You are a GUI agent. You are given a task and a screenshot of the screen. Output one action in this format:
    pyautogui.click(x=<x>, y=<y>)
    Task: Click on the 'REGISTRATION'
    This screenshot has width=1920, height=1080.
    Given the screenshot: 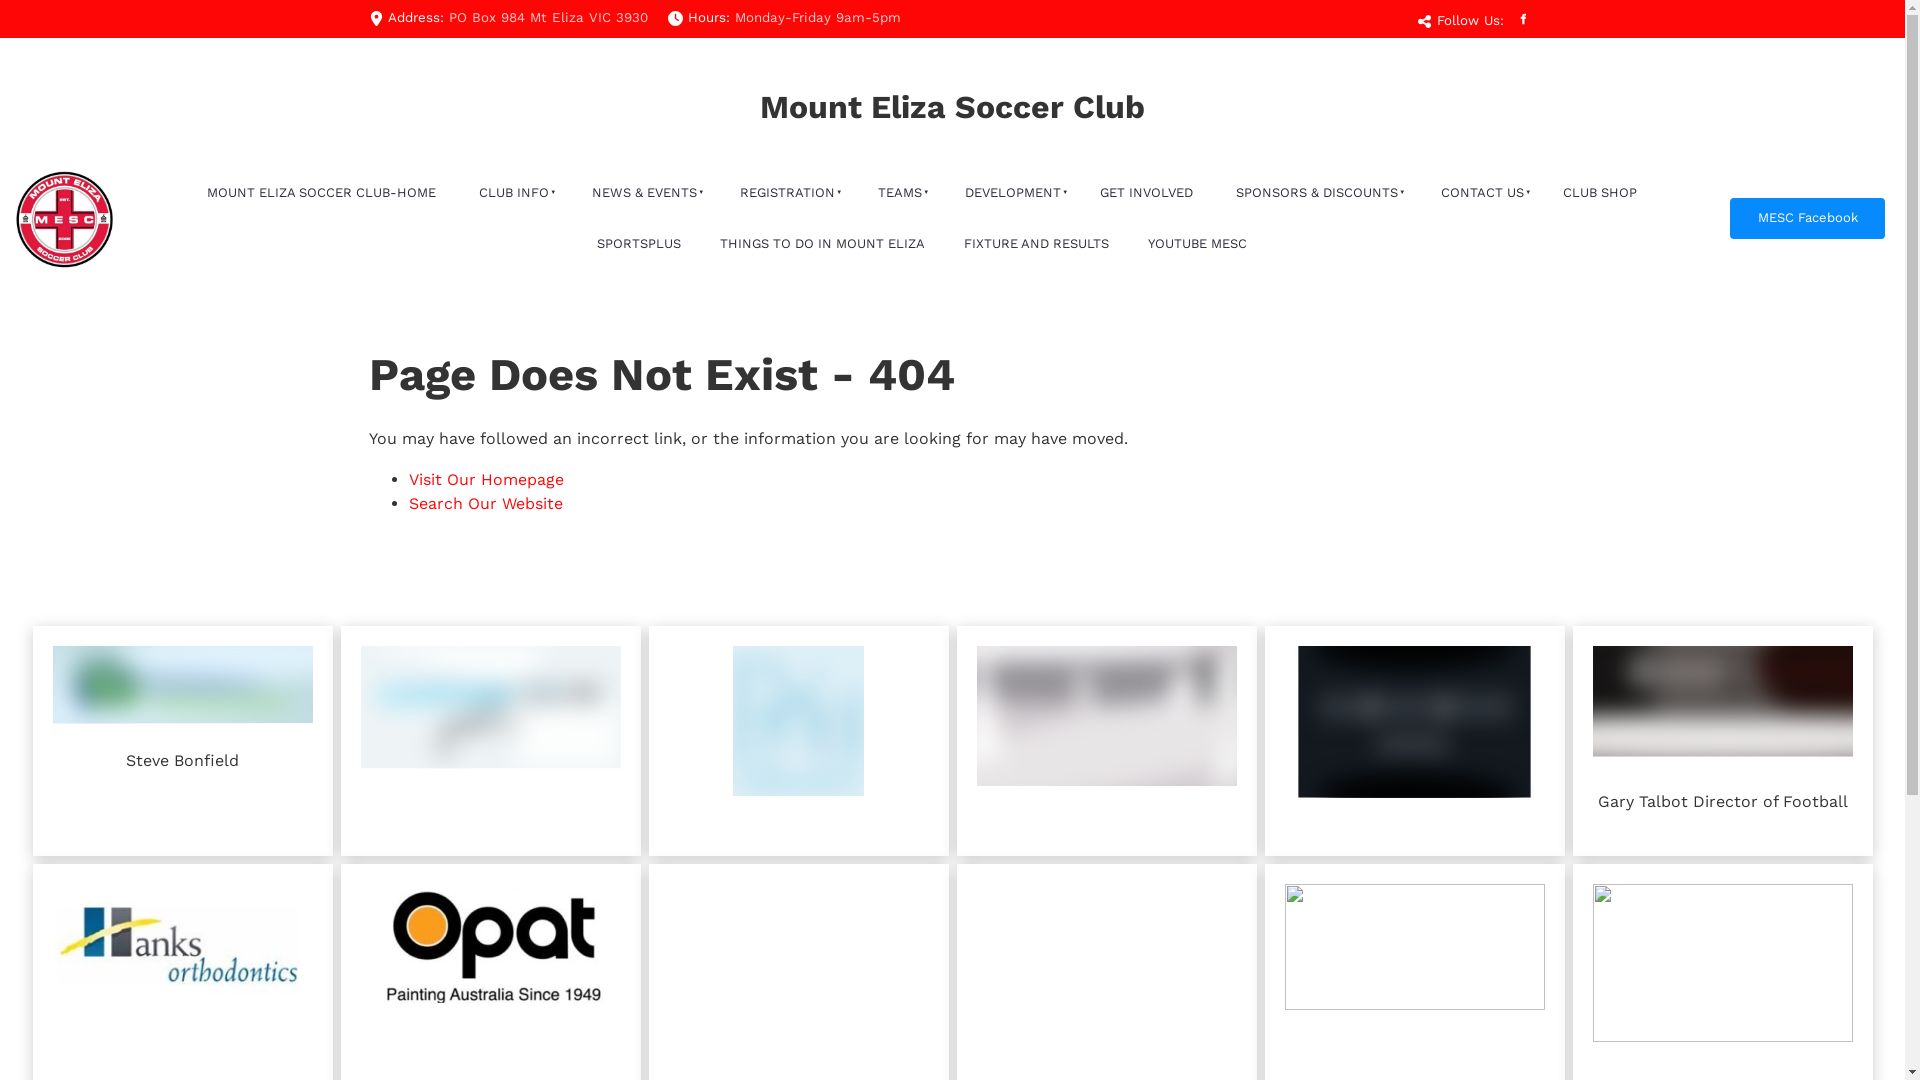 What is the action you would take?
    pyautogui.click(x=784, y=193)
    